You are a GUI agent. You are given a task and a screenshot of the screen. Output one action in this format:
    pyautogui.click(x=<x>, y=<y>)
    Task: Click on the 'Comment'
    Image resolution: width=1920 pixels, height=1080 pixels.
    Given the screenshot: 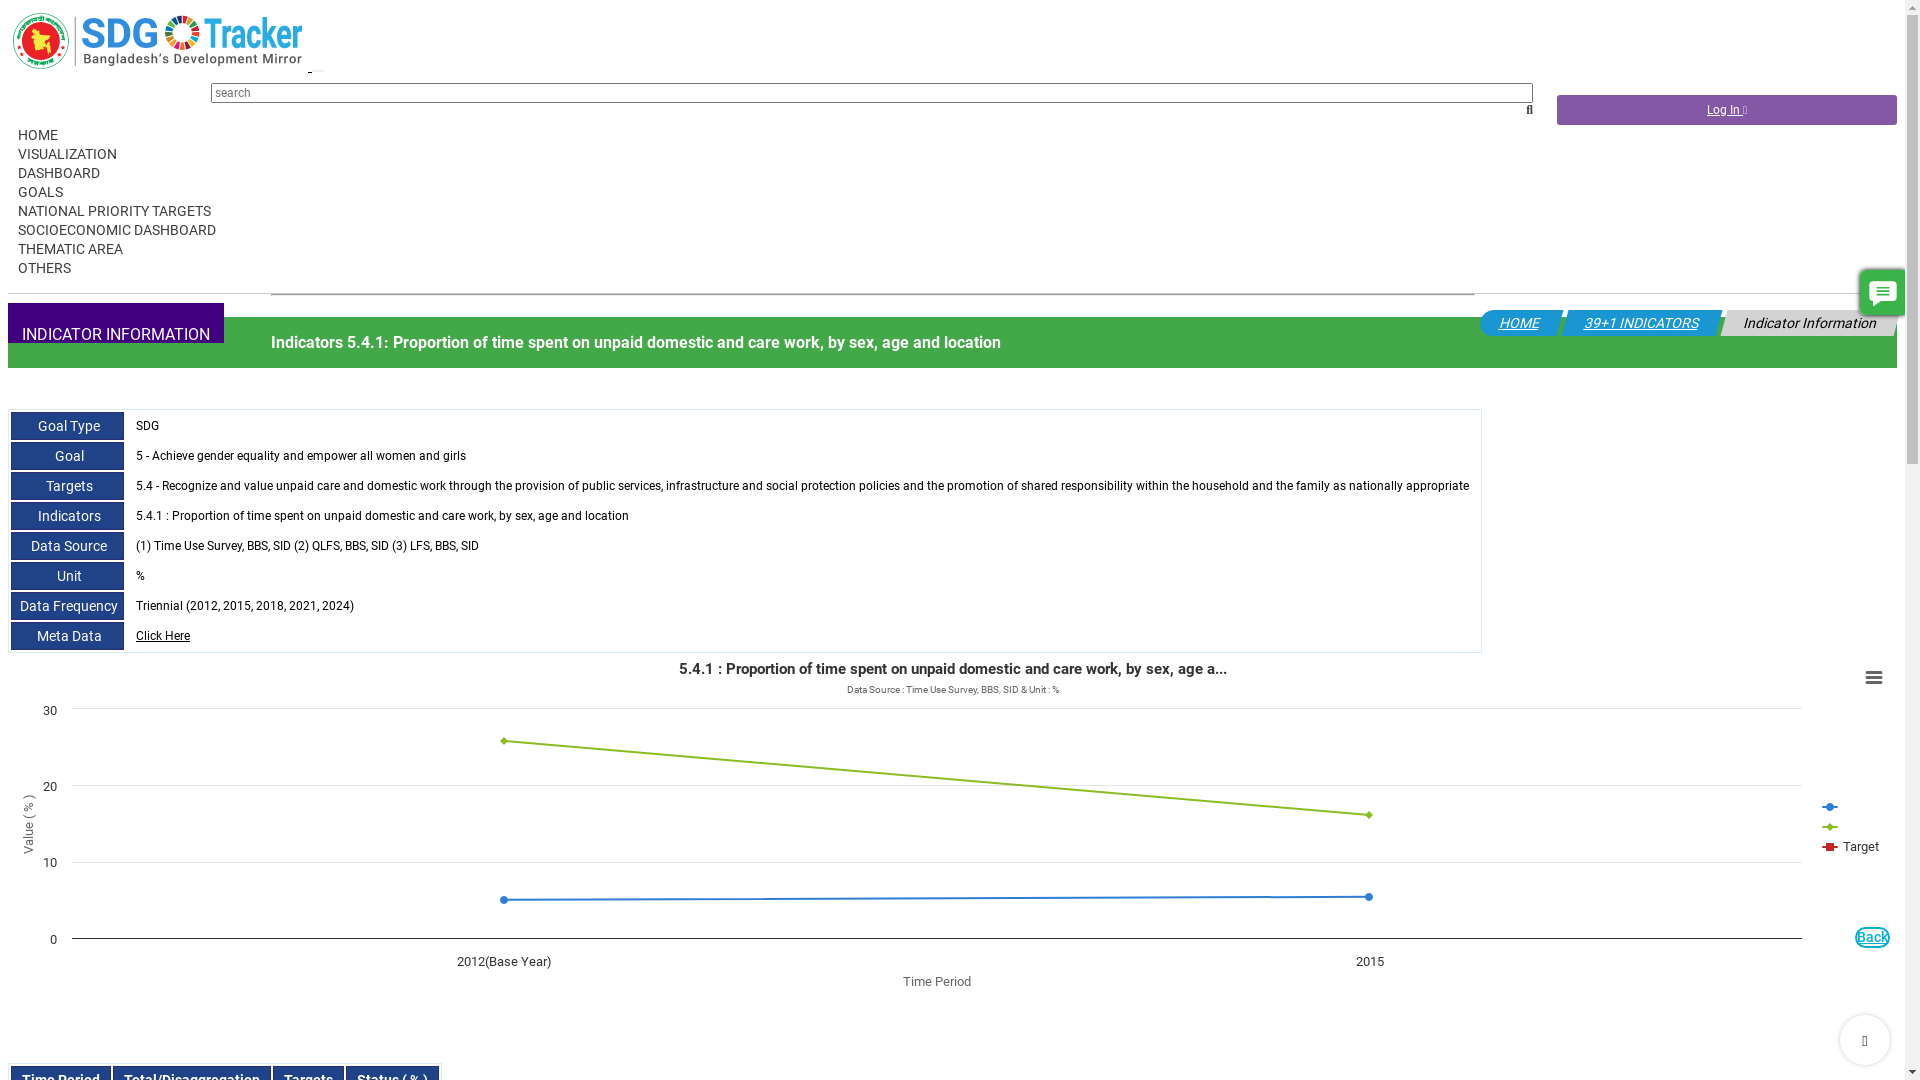 What is the action you would take?
    pyautogui.click(x=1881, y=292)
    